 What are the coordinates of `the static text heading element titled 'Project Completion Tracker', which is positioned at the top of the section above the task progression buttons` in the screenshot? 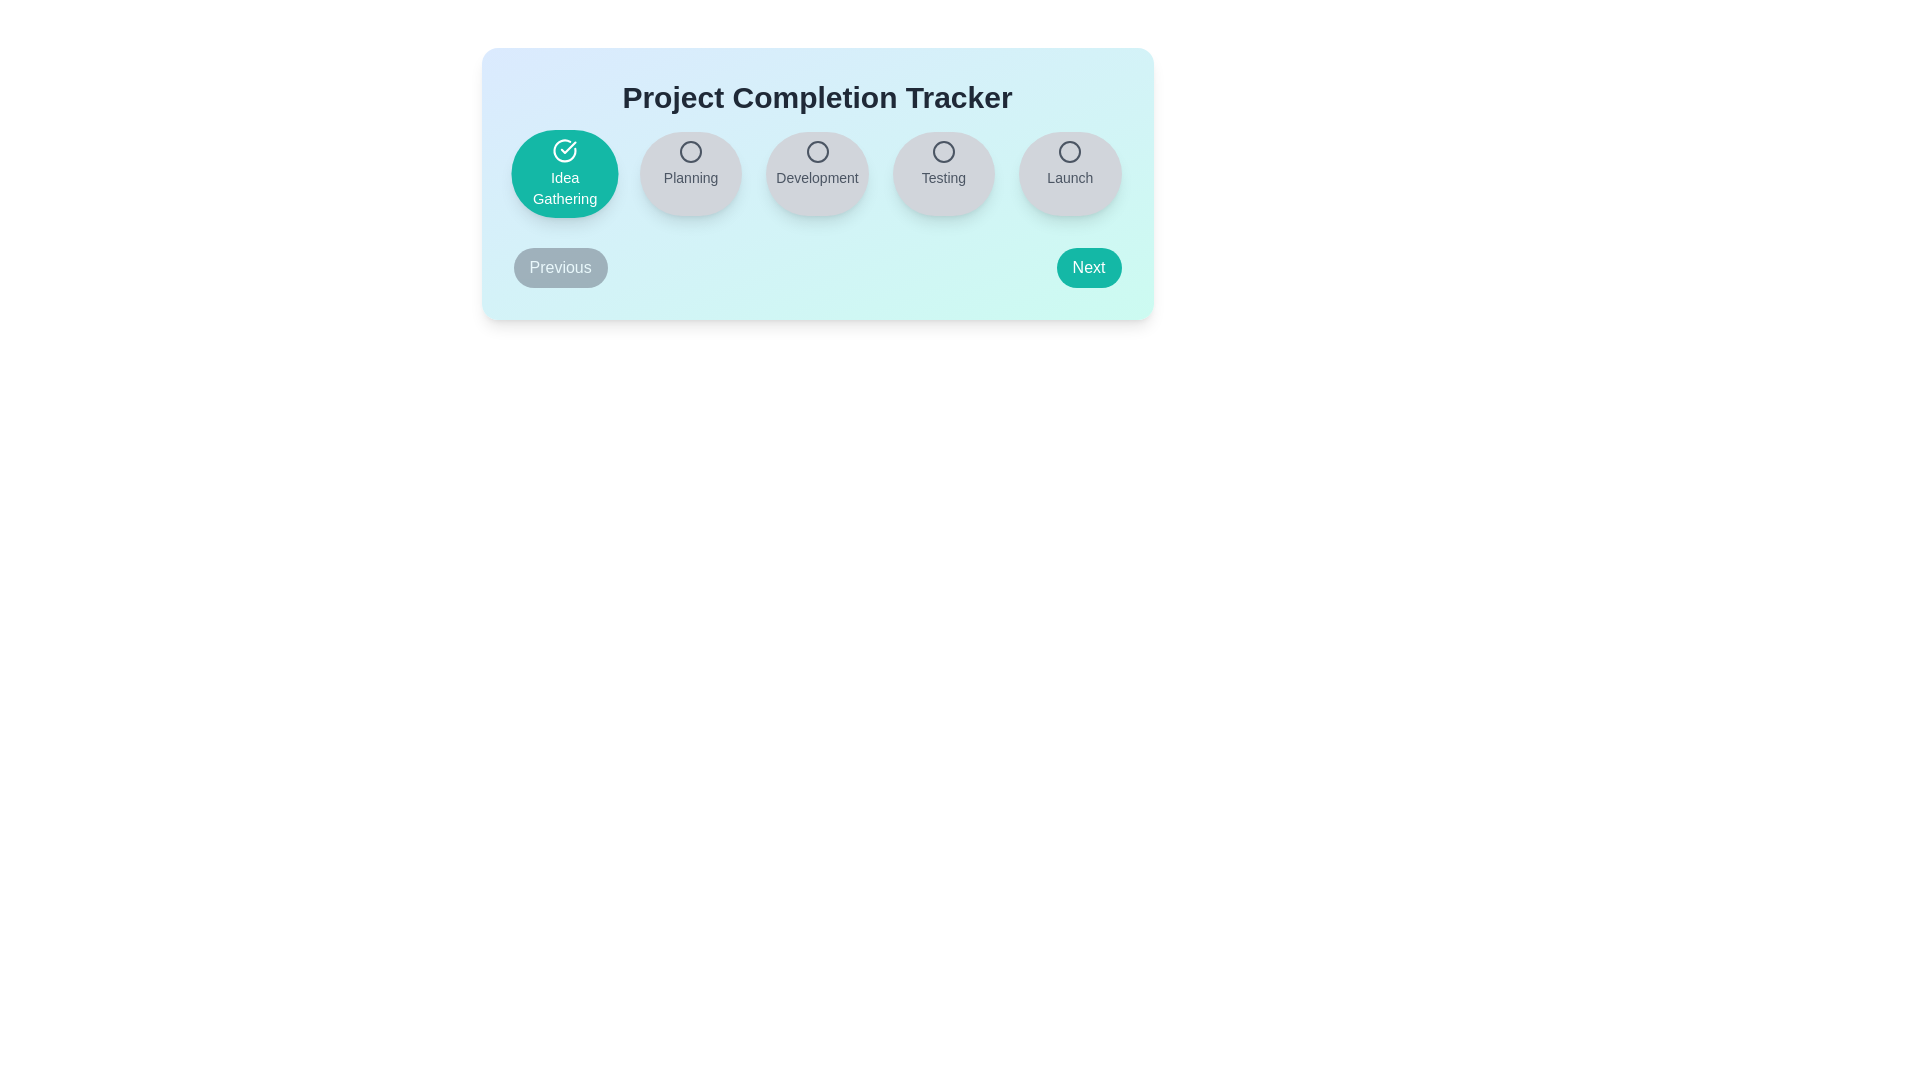 It's located at (817, 97).